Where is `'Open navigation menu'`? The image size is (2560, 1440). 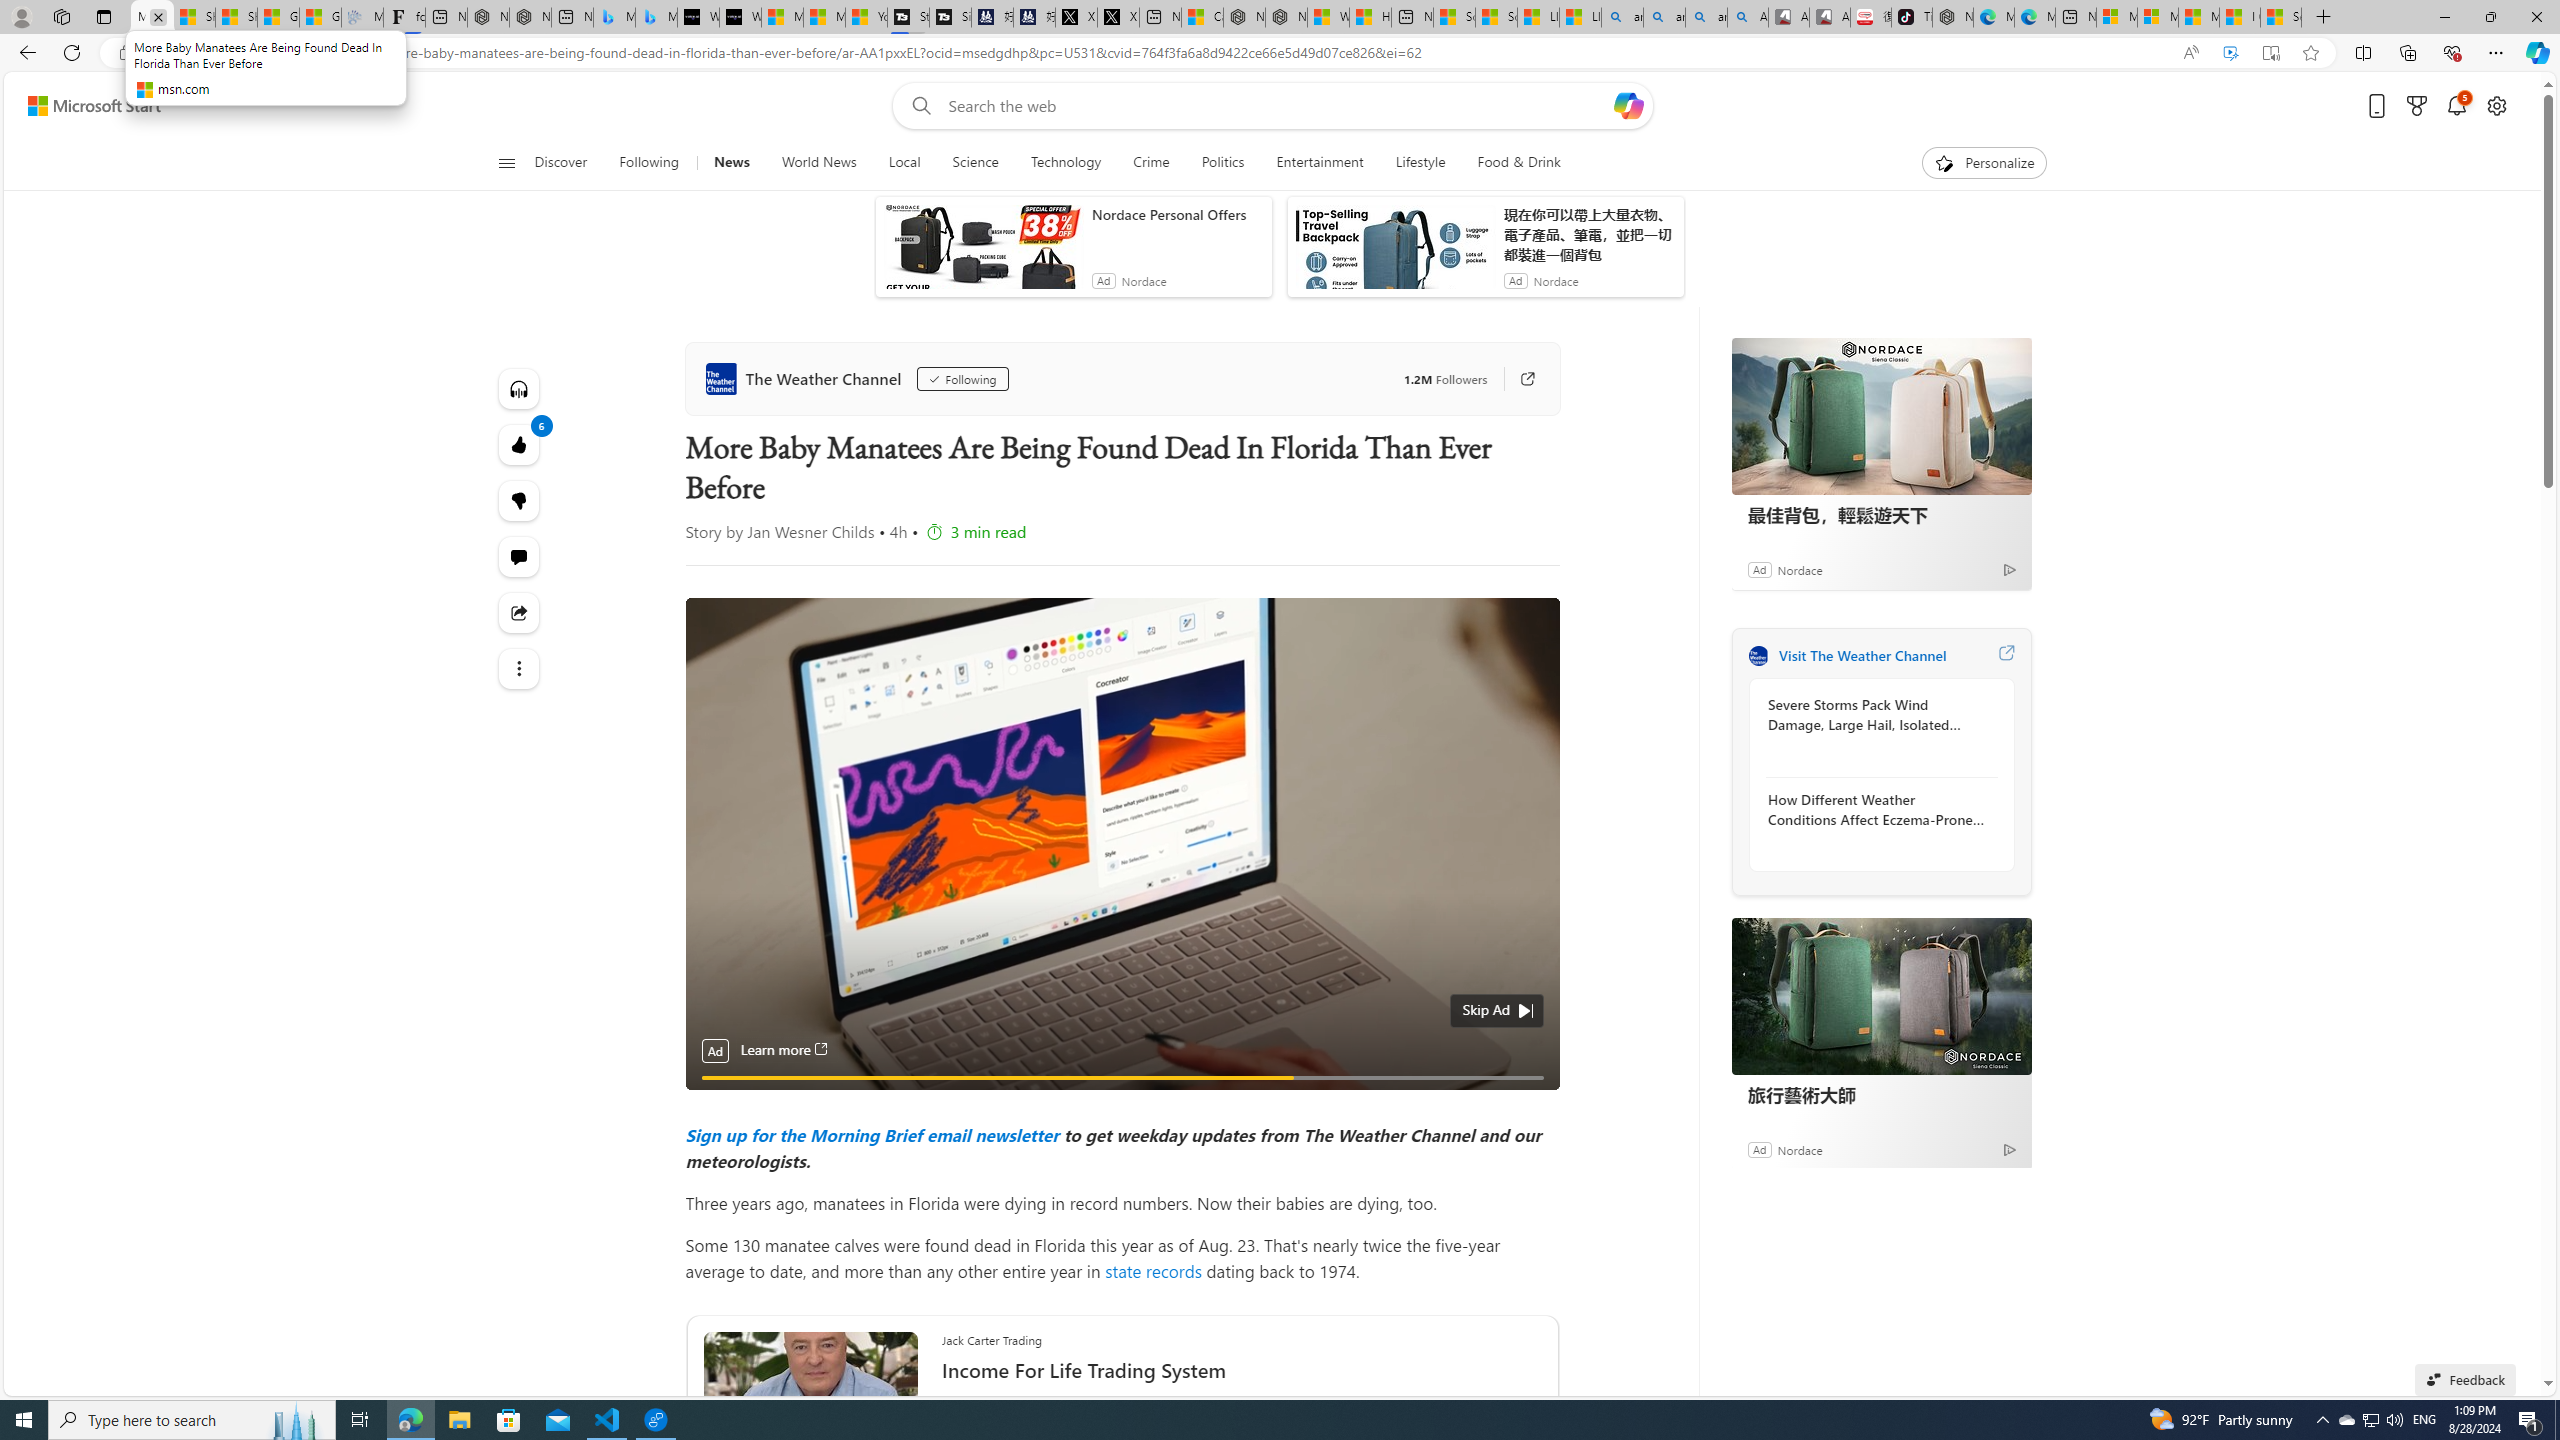 'Open navigation menu' is located at coordinates (505, 161).